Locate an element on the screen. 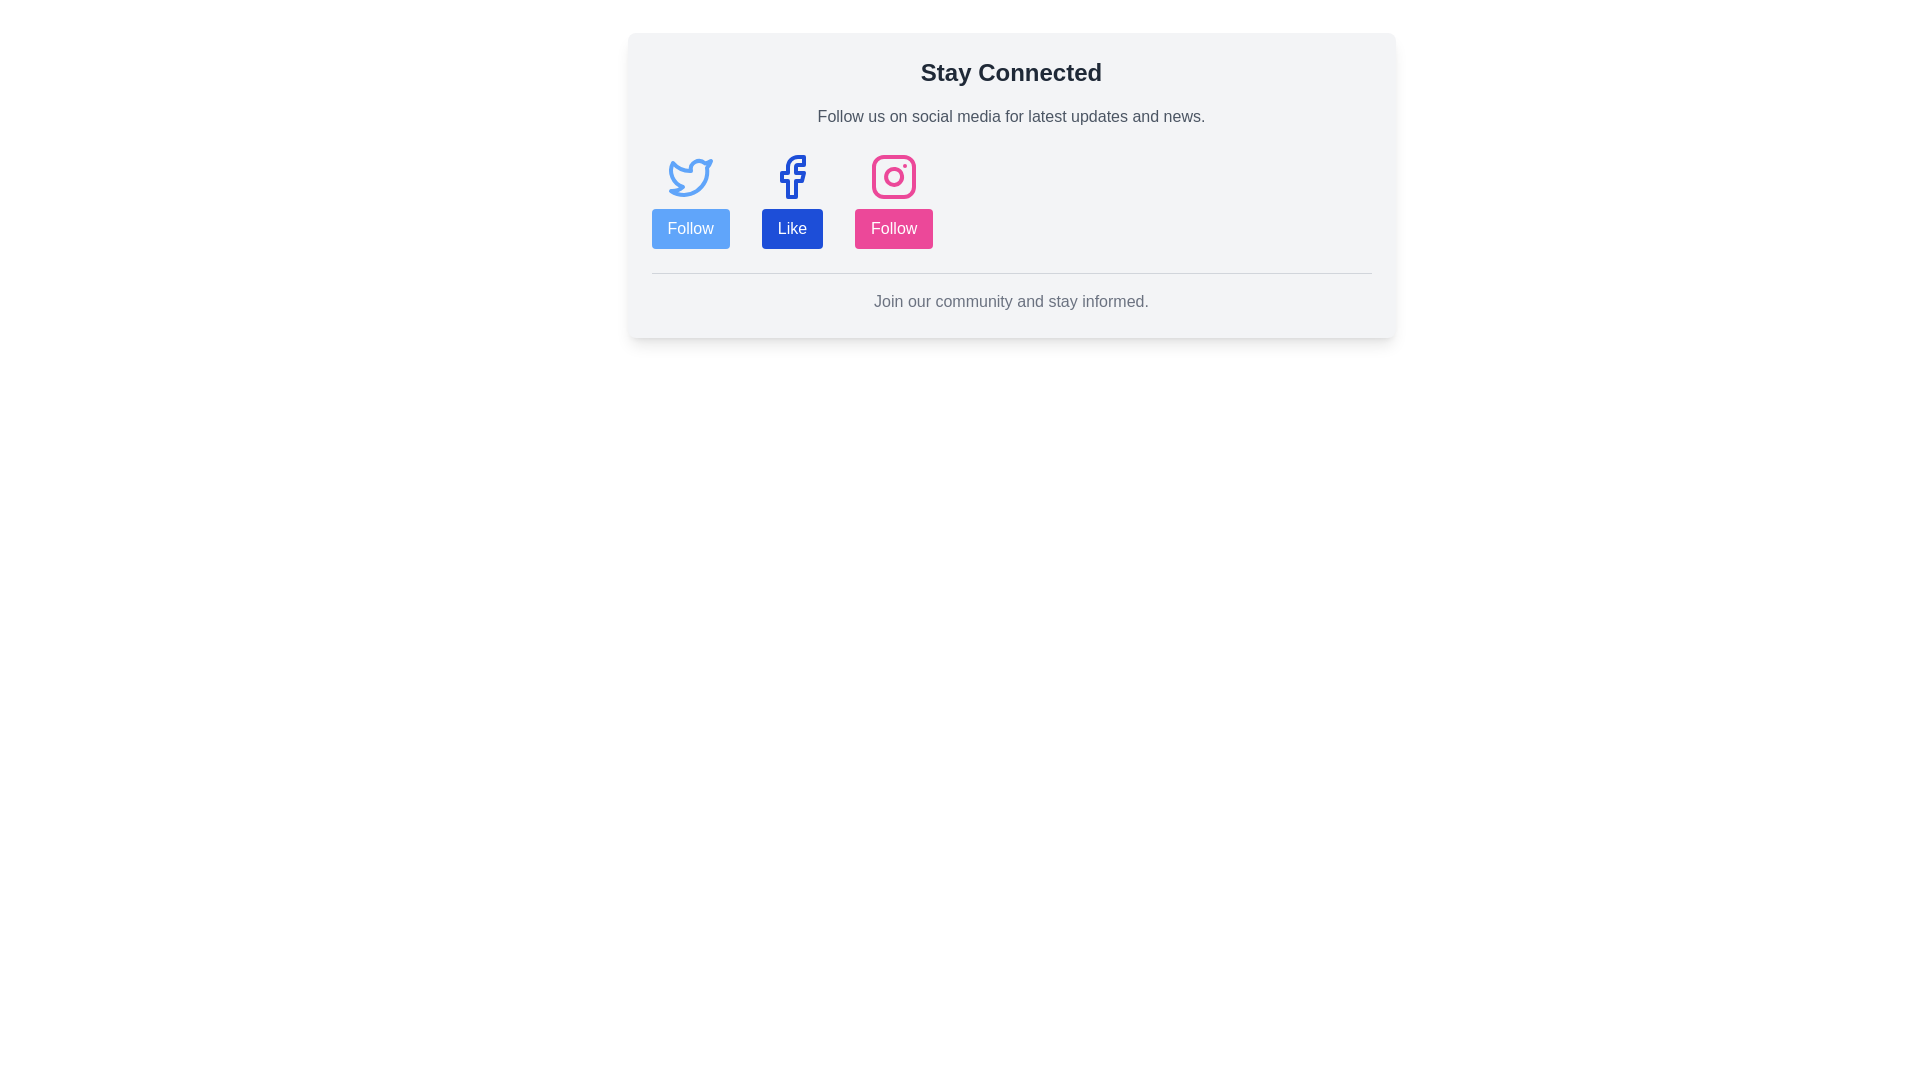 Image resolution: width=1920 pixels, height=1080 pixels. the circular geometric figure that represents the camera lens area of the Instagram icon is located at coordinates (893, 175).